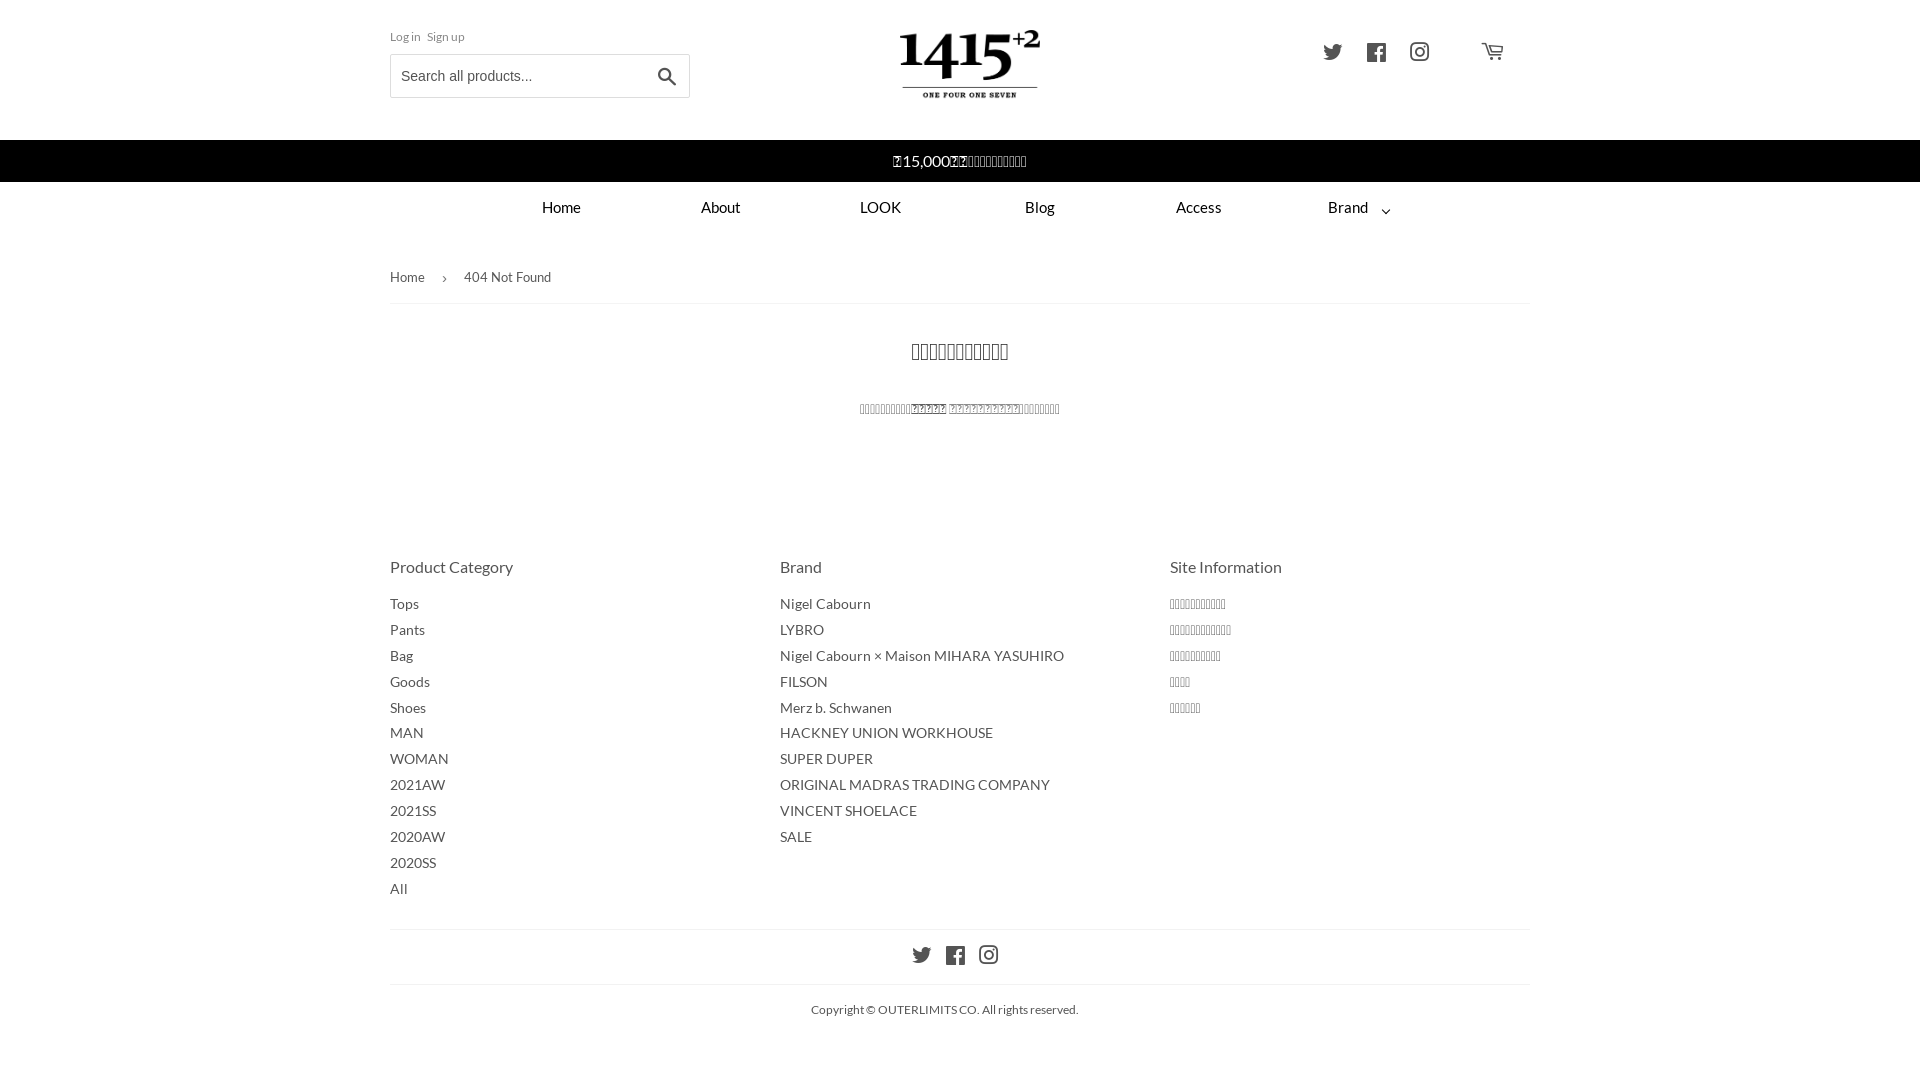 The height and width of the screenshot is (1080, 1920). Describe the element at coordinates (406, 732) in the screenshot. I see `'MAN'` at that location.